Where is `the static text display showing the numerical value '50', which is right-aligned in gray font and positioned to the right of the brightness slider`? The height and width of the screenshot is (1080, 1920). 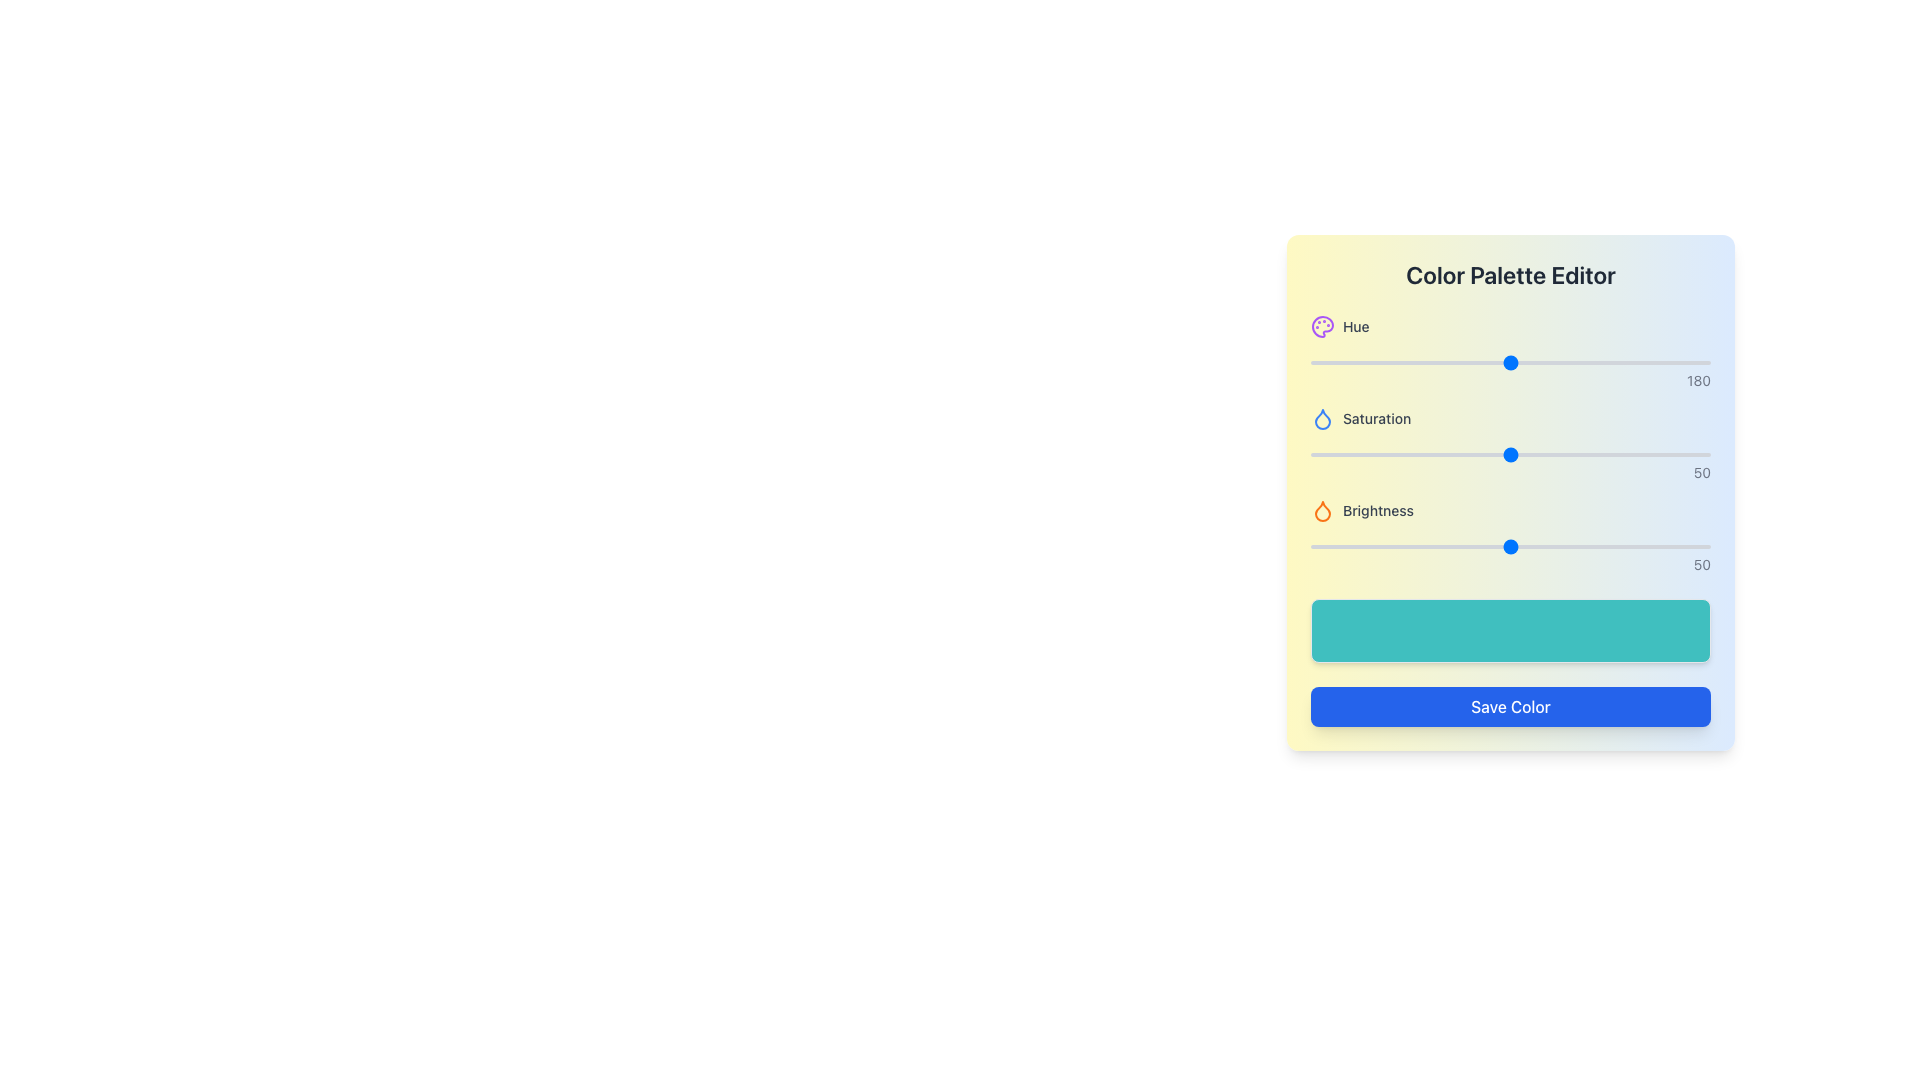 the static text display showing the numerical value '50', which is right-aligned in gray font and positioned to the right of the brightness slider is located at coordinates (1511, 564).